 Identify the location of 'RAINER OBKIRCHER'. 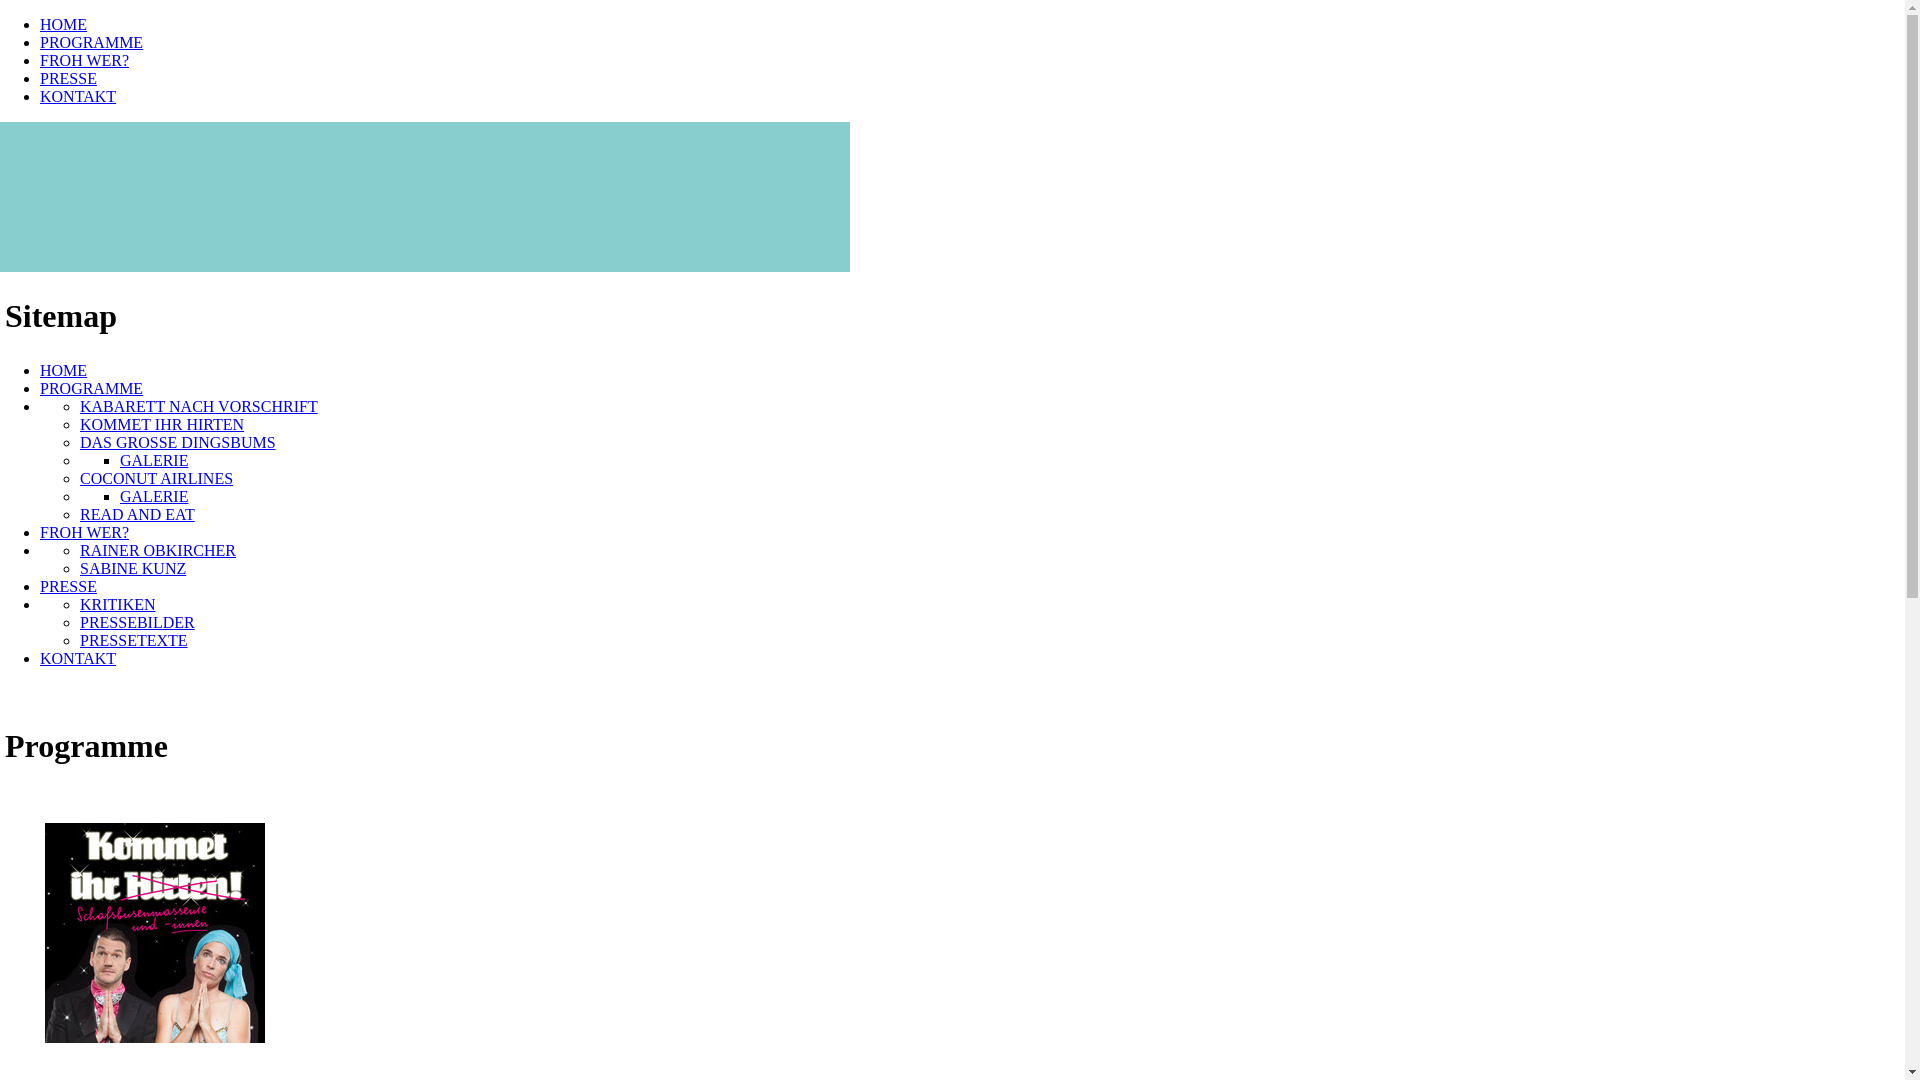
(157, 550).